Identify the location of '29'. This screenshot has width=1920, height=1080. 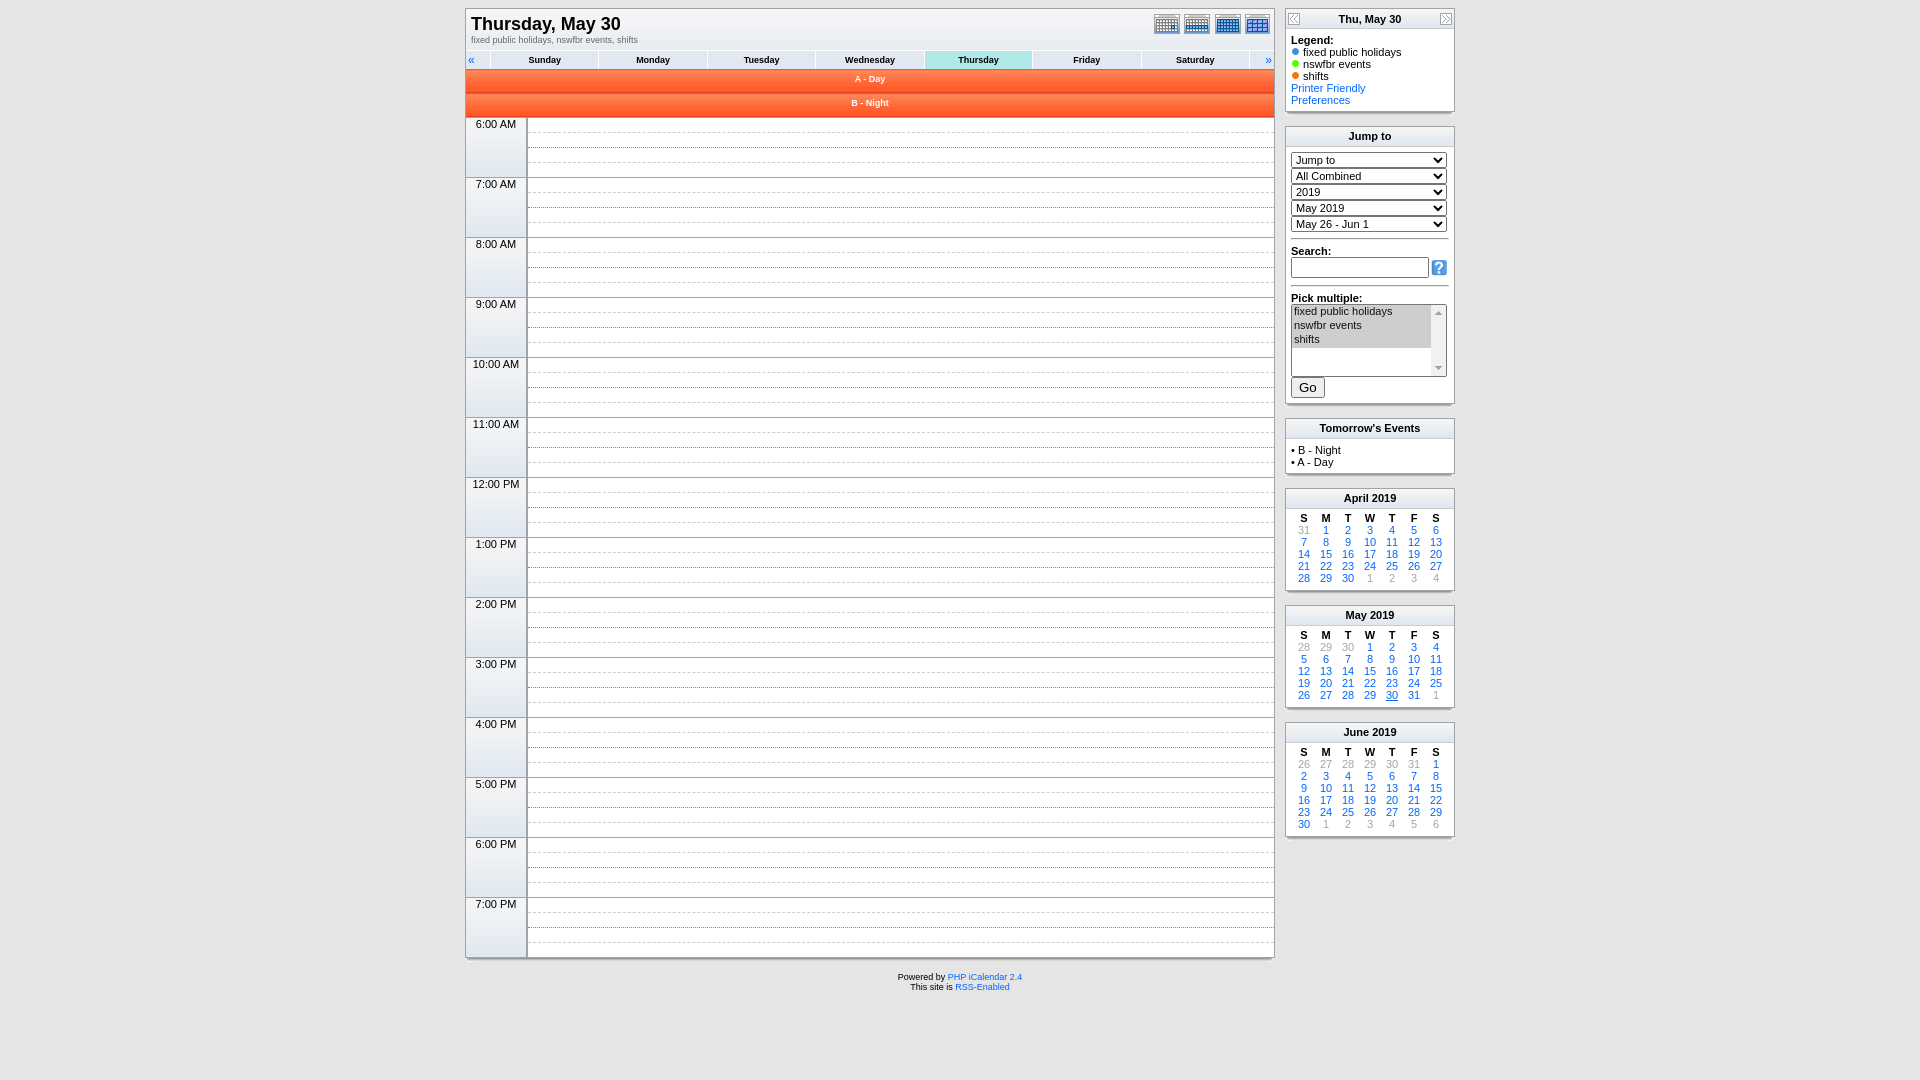
(1325, 578).